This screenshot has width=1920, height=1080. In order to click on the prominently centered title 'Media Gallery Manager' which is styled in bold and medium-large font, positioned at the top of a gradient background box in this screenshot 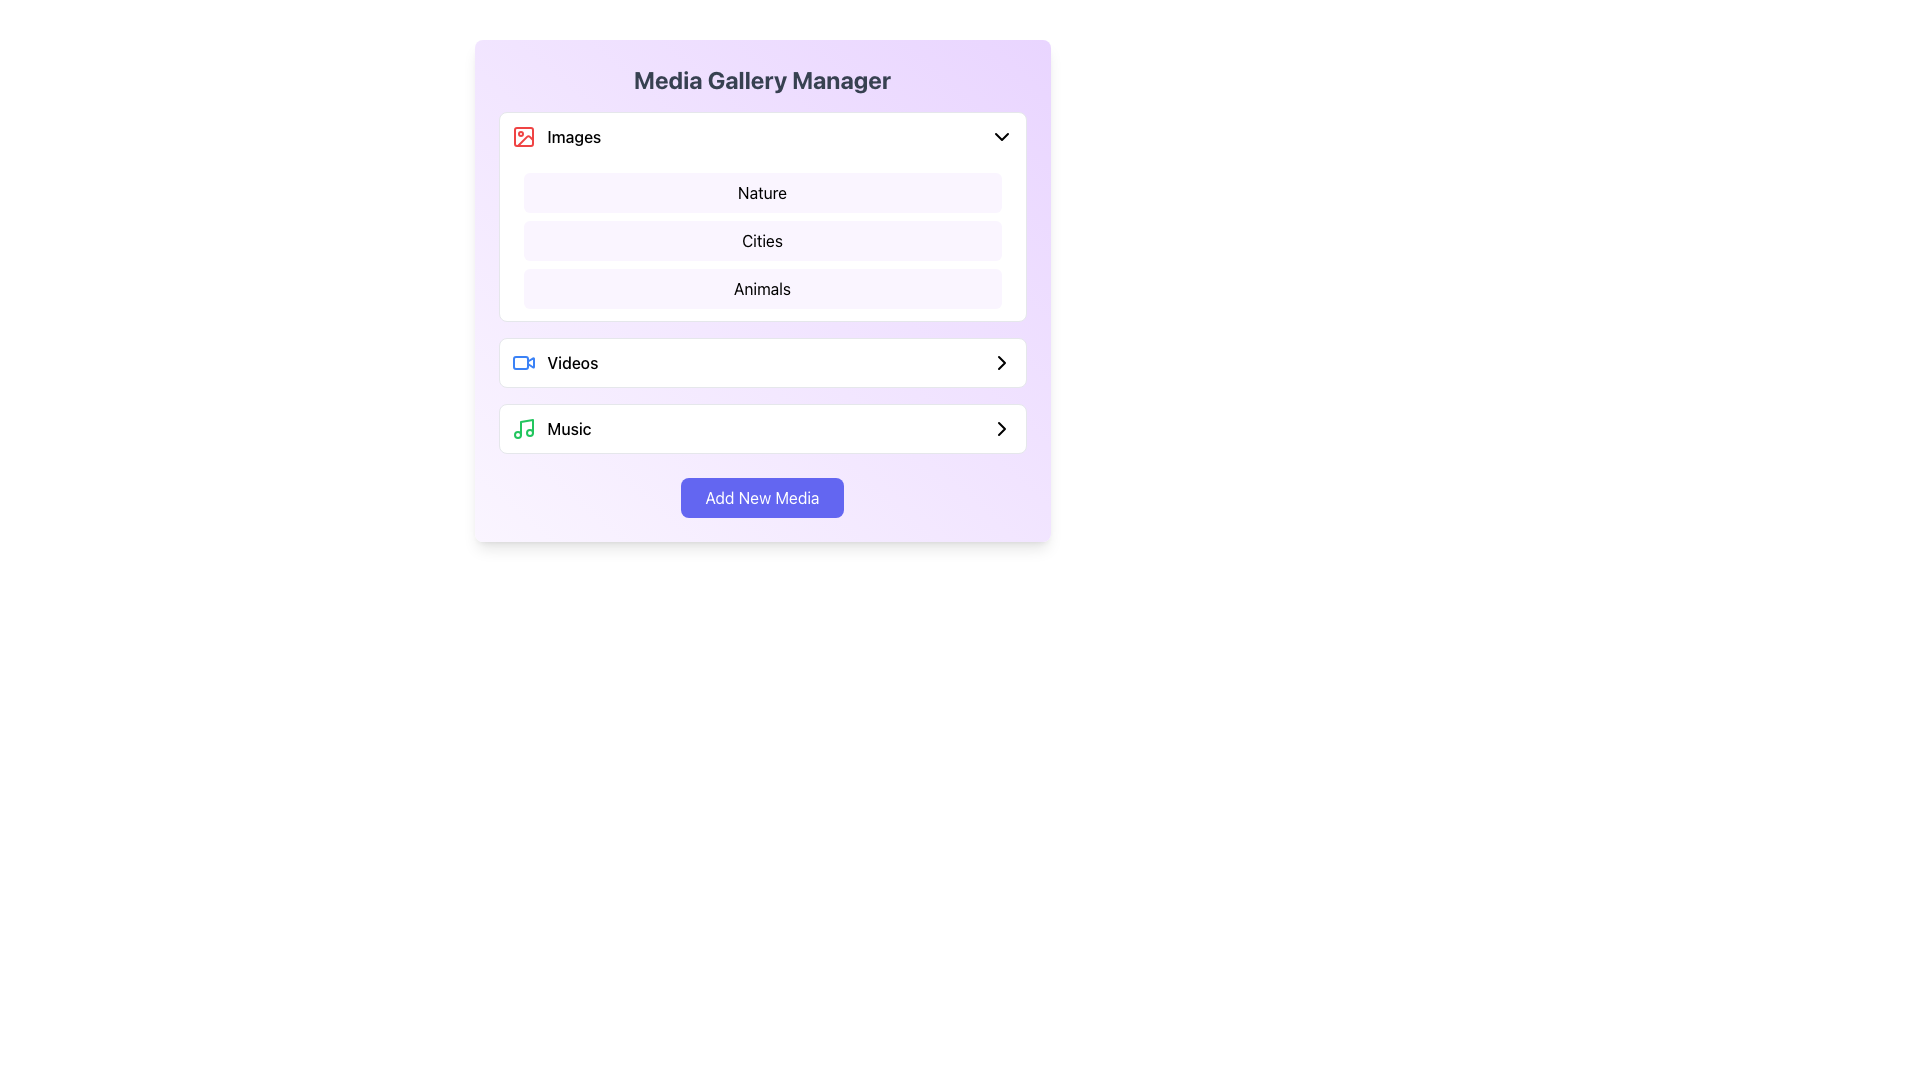, I will do `click(761, 79)`.